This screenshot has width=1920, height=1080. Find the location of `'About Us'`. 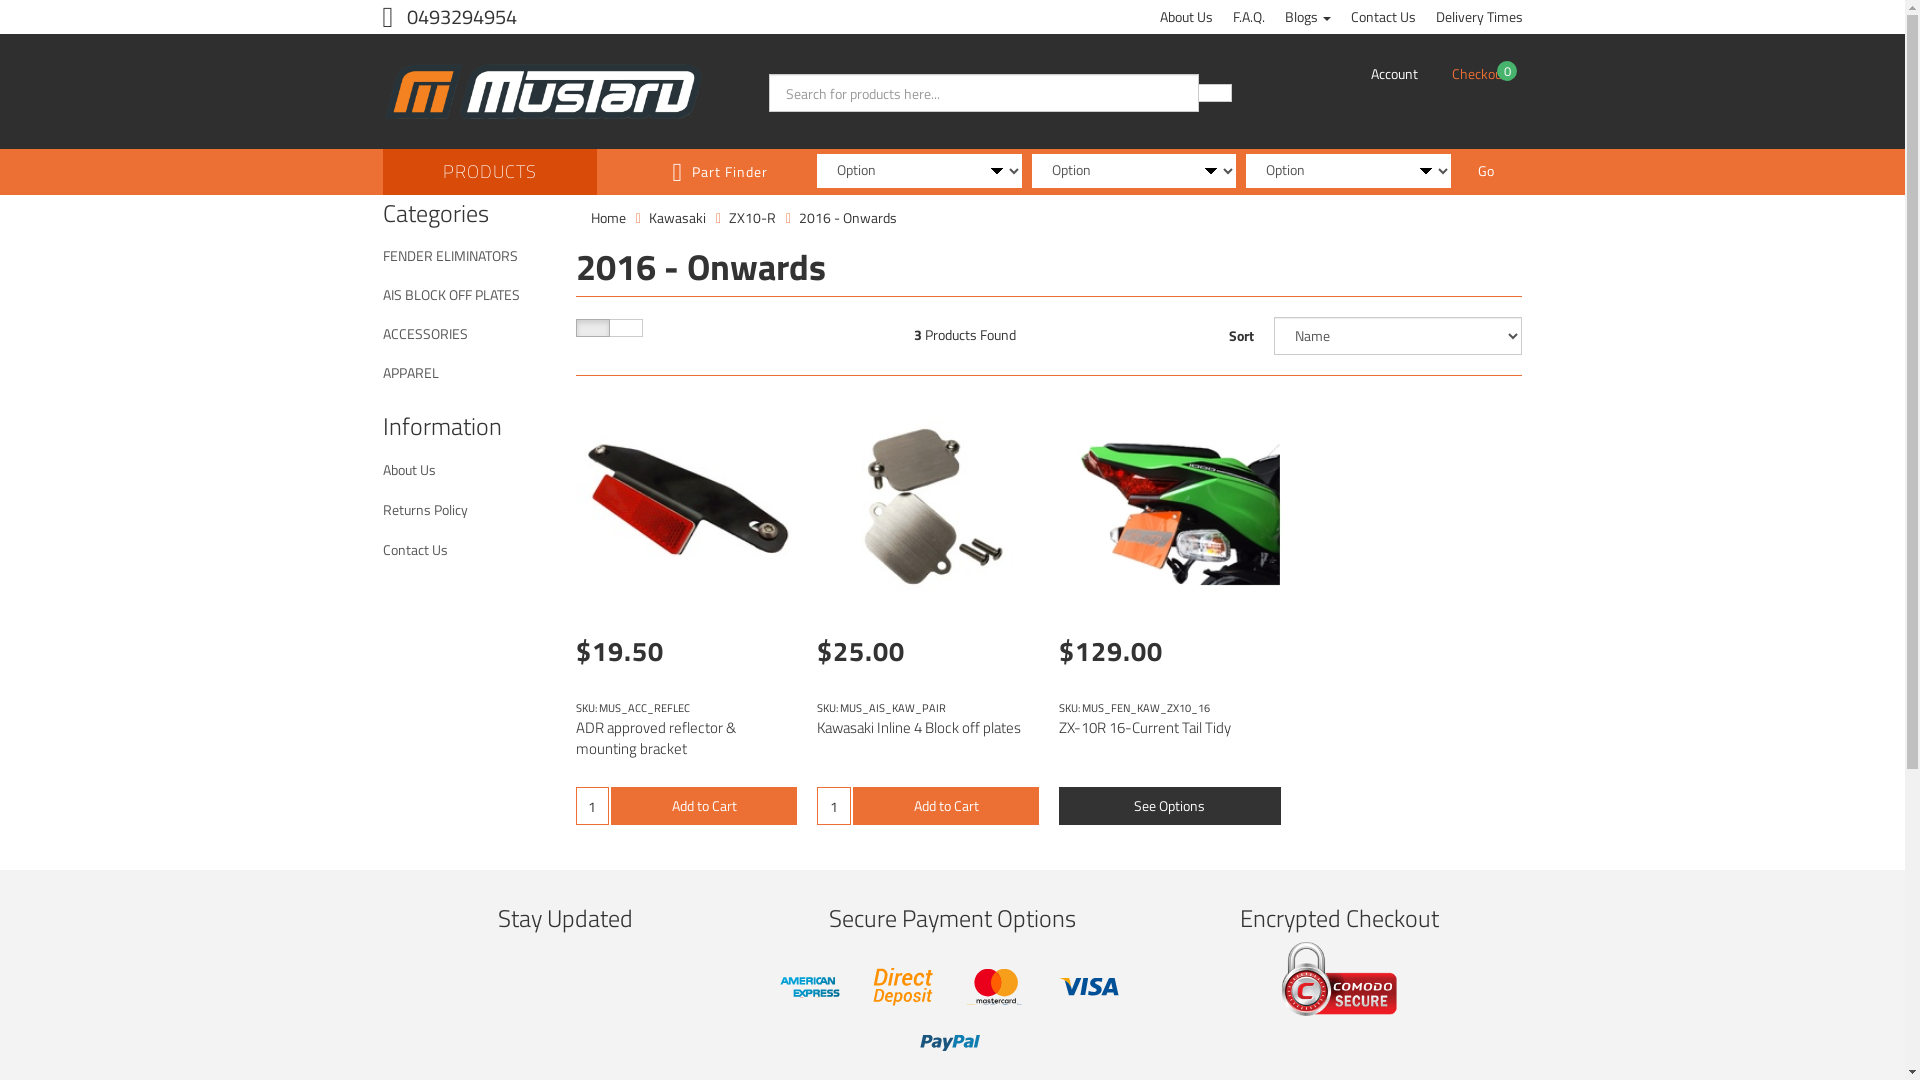

'About Us' is located at coordinates (1186, 16).